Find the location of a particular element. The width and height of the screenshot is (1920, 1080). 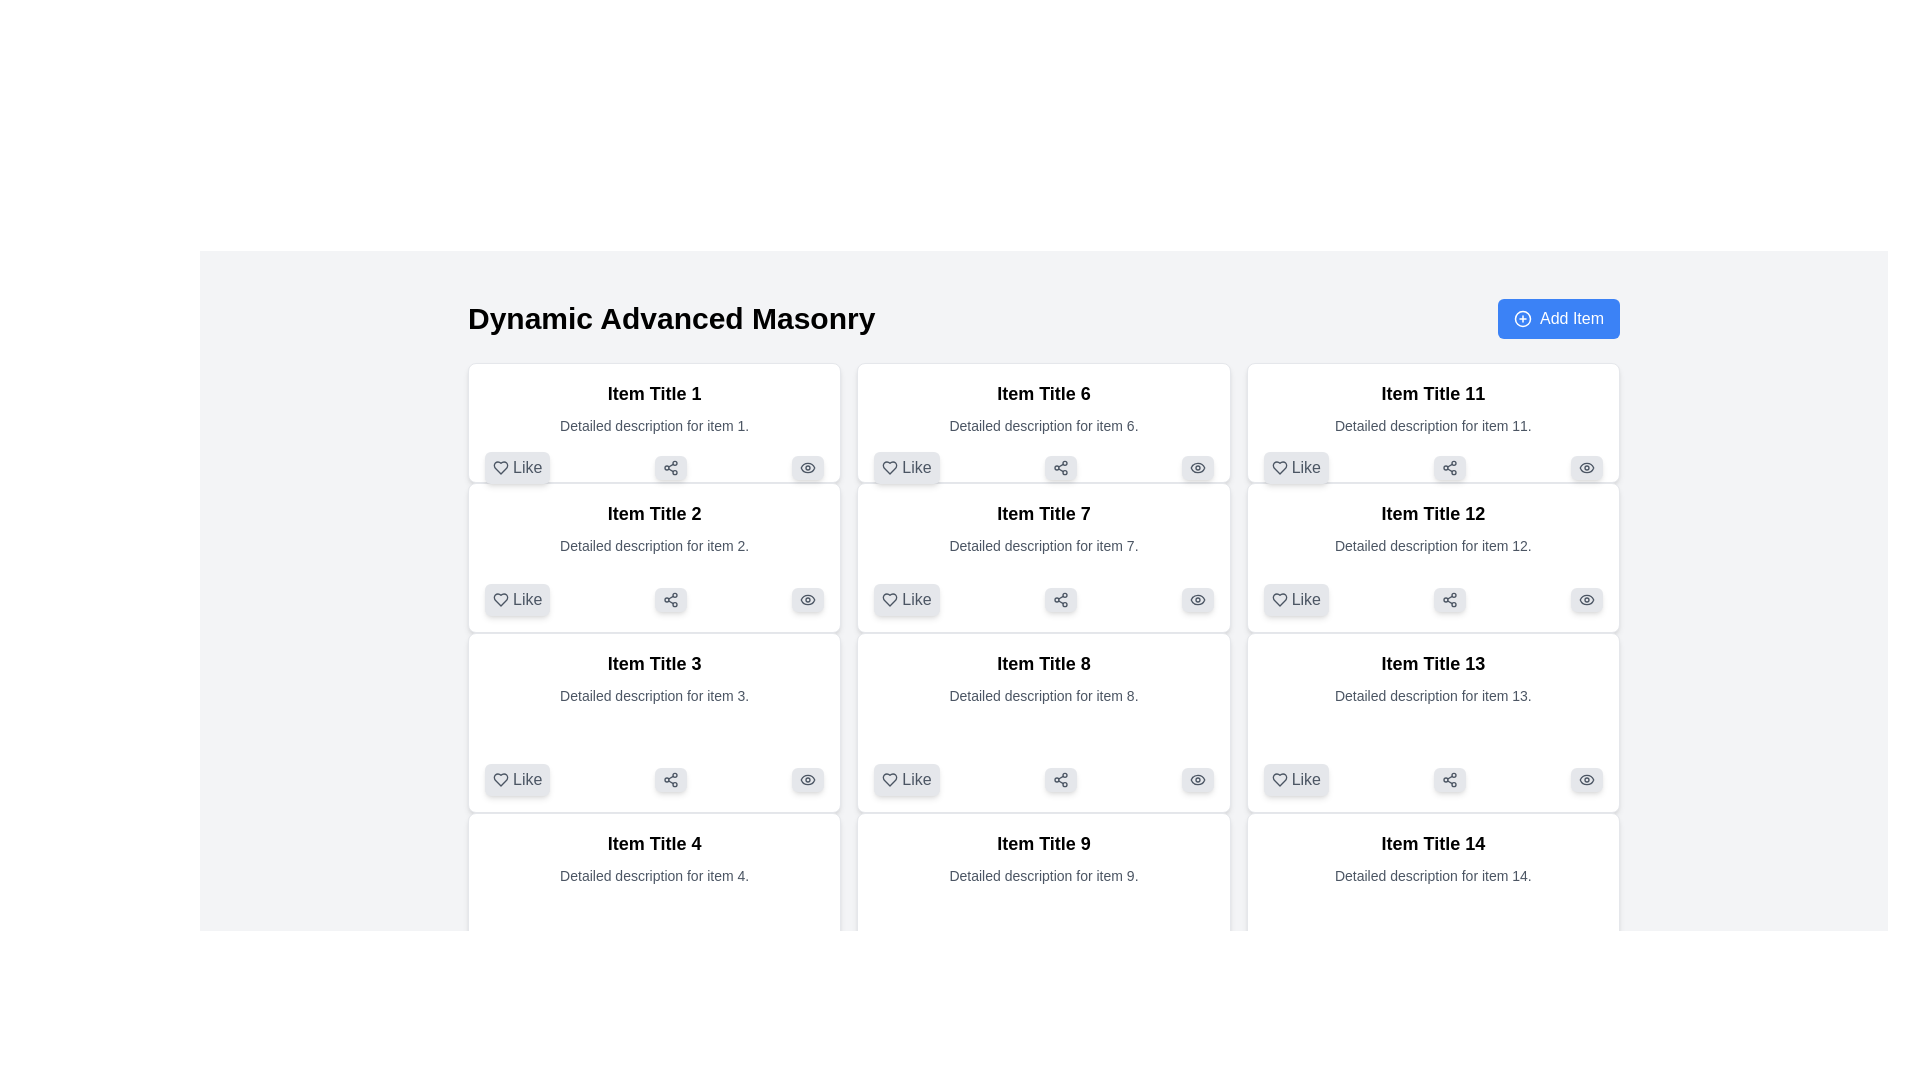

the text label displaying 'Detailed description for item 7.' located below 'Item Title 7' in the card layout is located at coordinates (1042, 546).